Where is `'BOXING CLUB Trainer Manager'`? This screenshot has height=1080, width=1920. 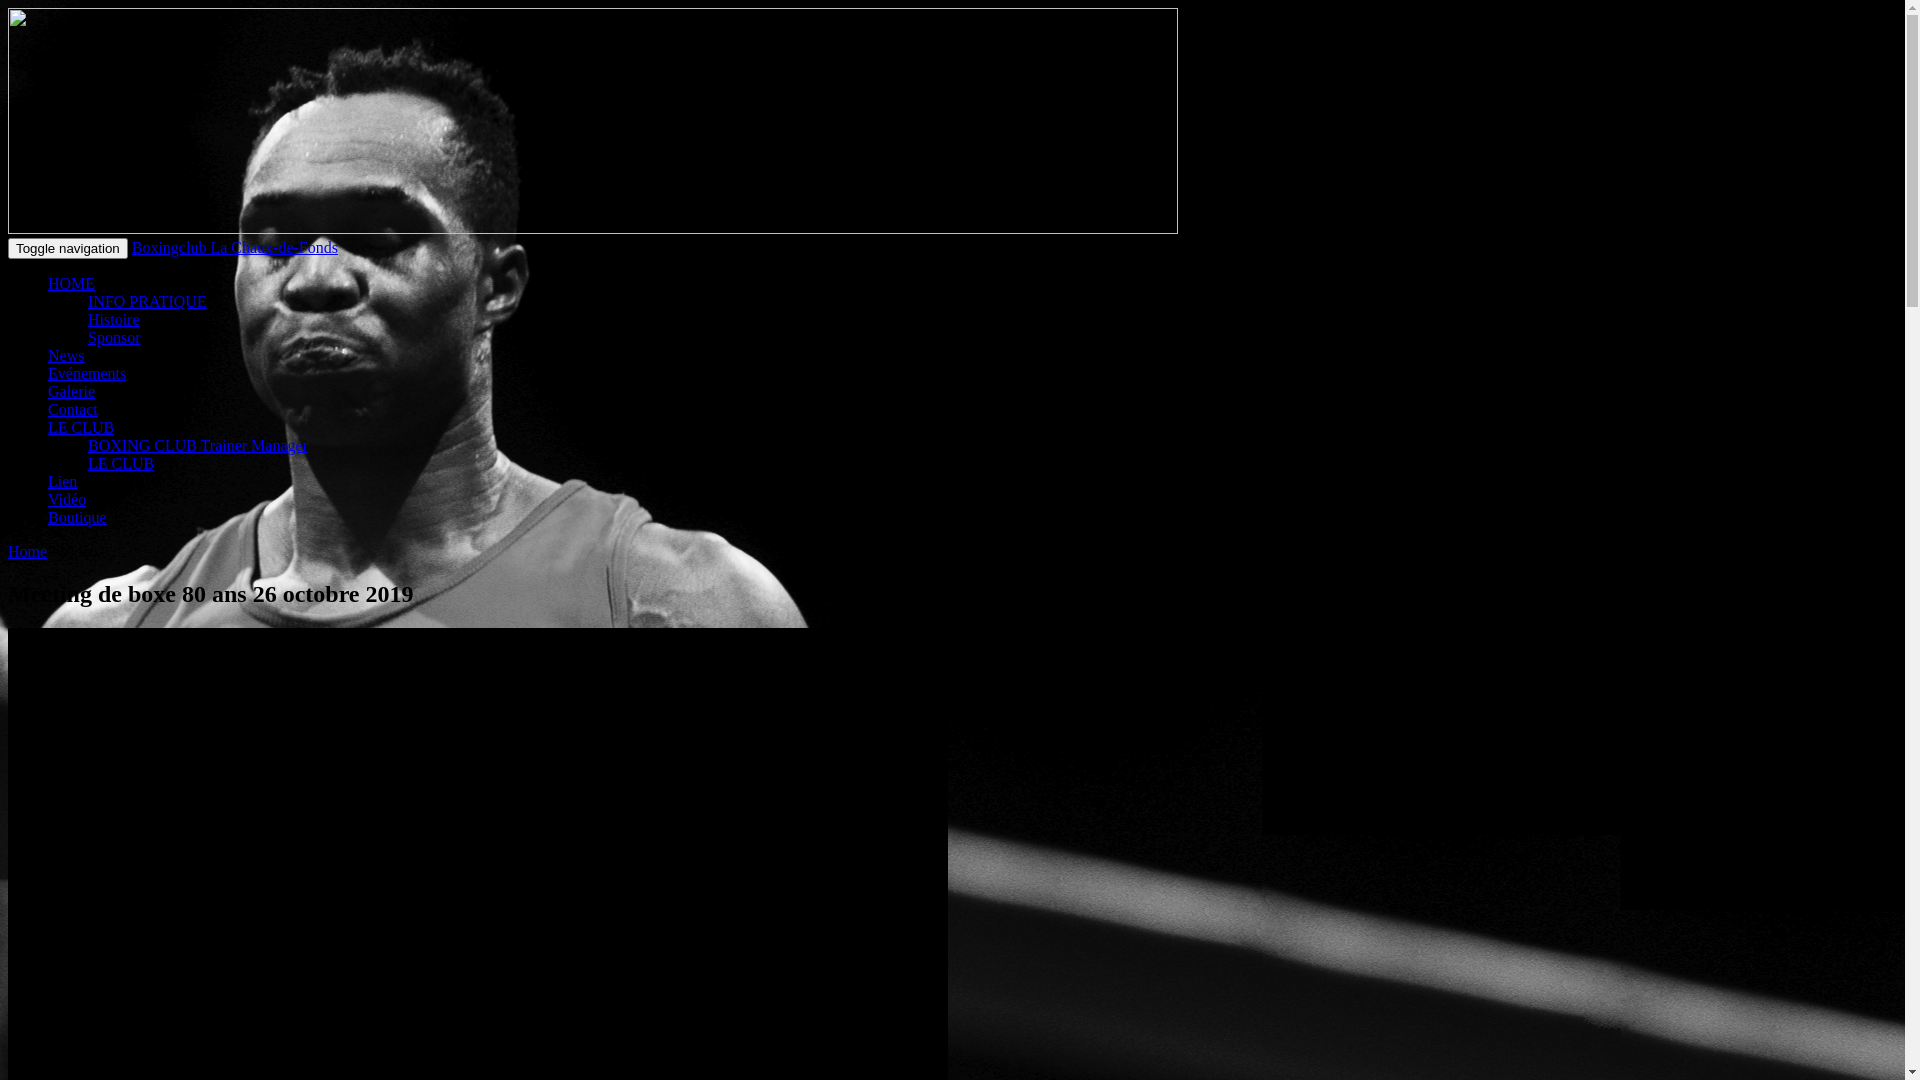 'BOXING CLUB Trainer Manager' is located at coordinates (197, 444).